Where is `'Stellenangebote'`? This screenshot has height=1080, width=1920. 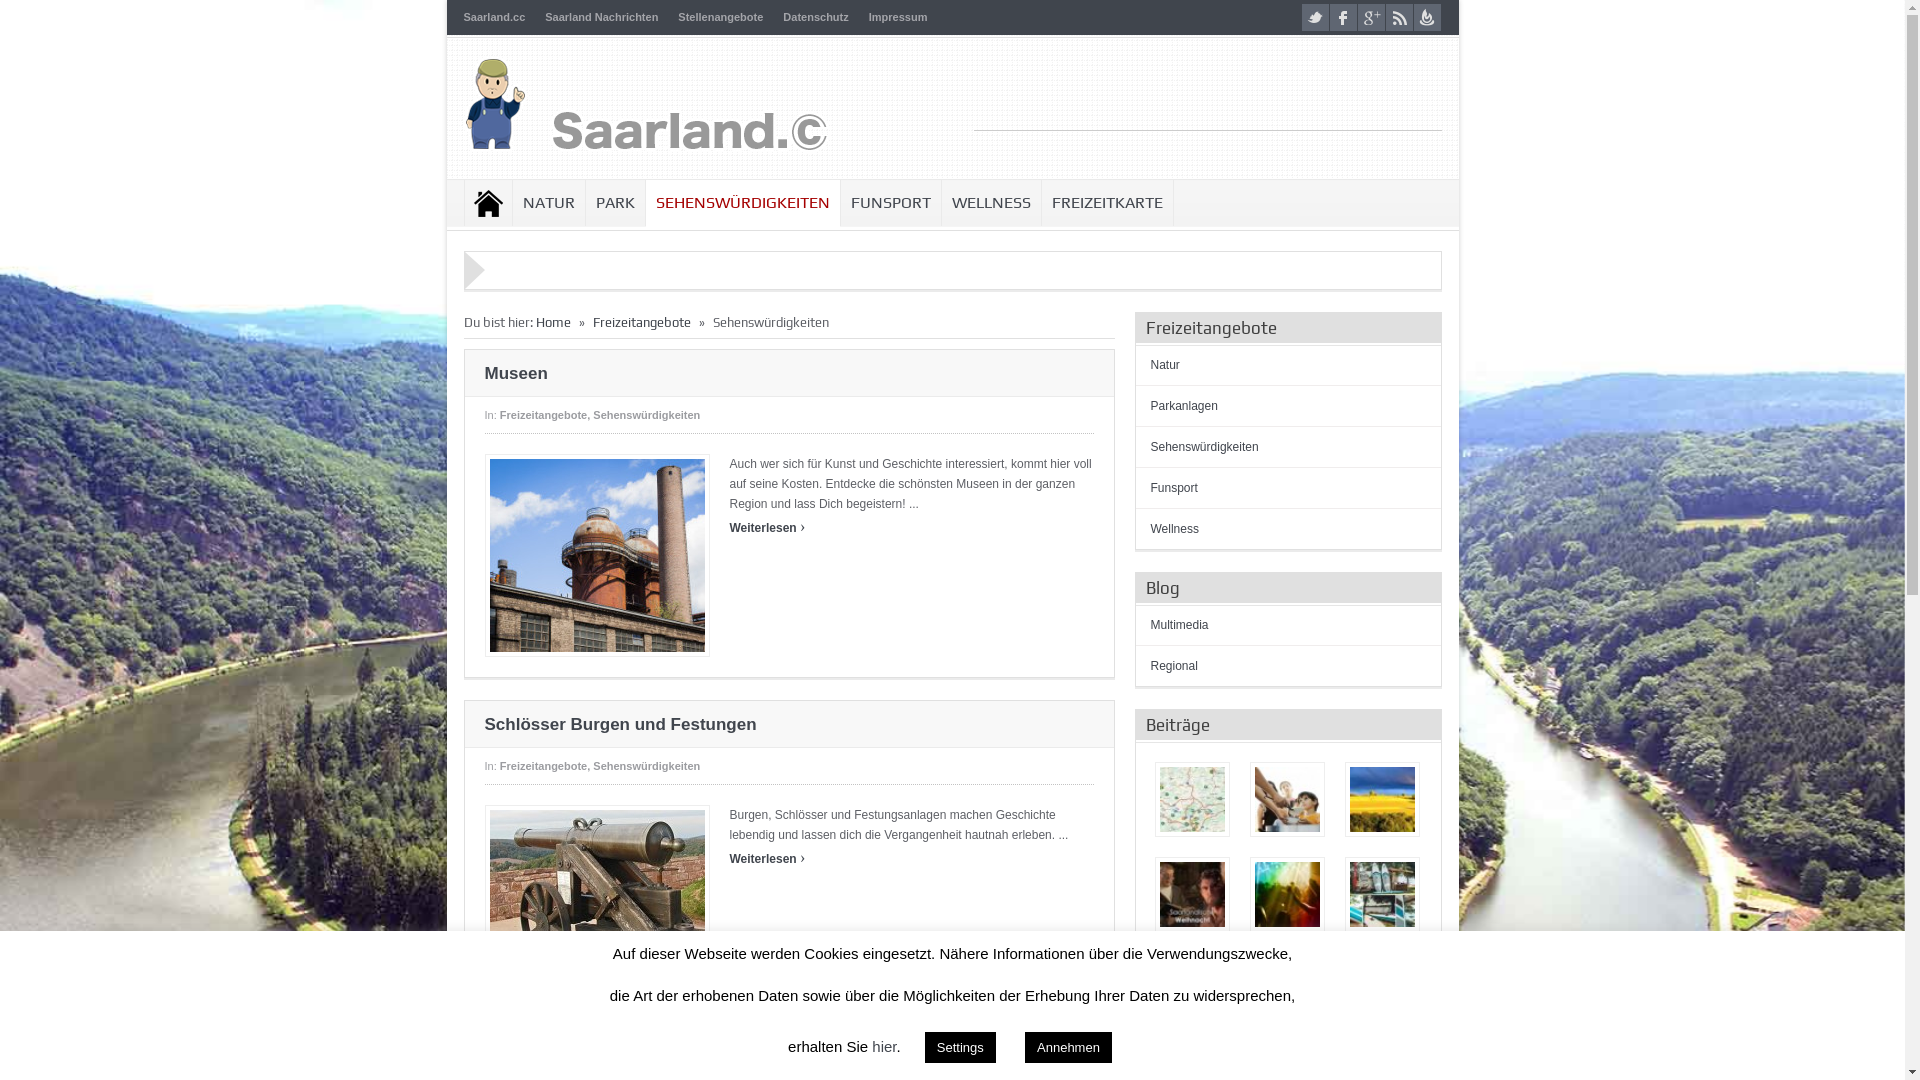
'Stellenangebote' is located at coordinates (720, 16).